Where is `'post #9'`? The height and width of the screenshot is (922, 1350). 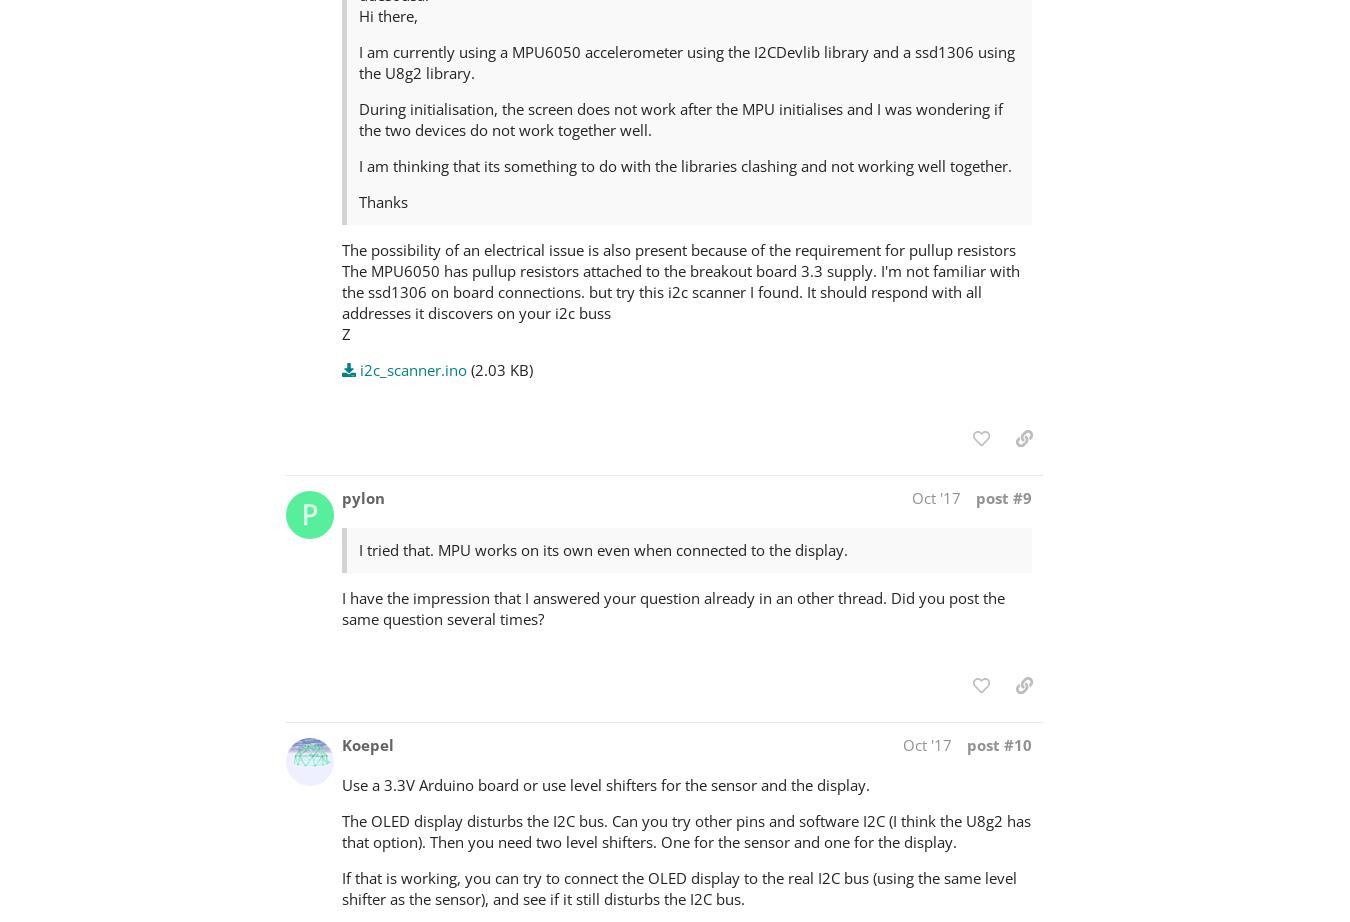
'post #9' is located at coordinates (1002, 496).